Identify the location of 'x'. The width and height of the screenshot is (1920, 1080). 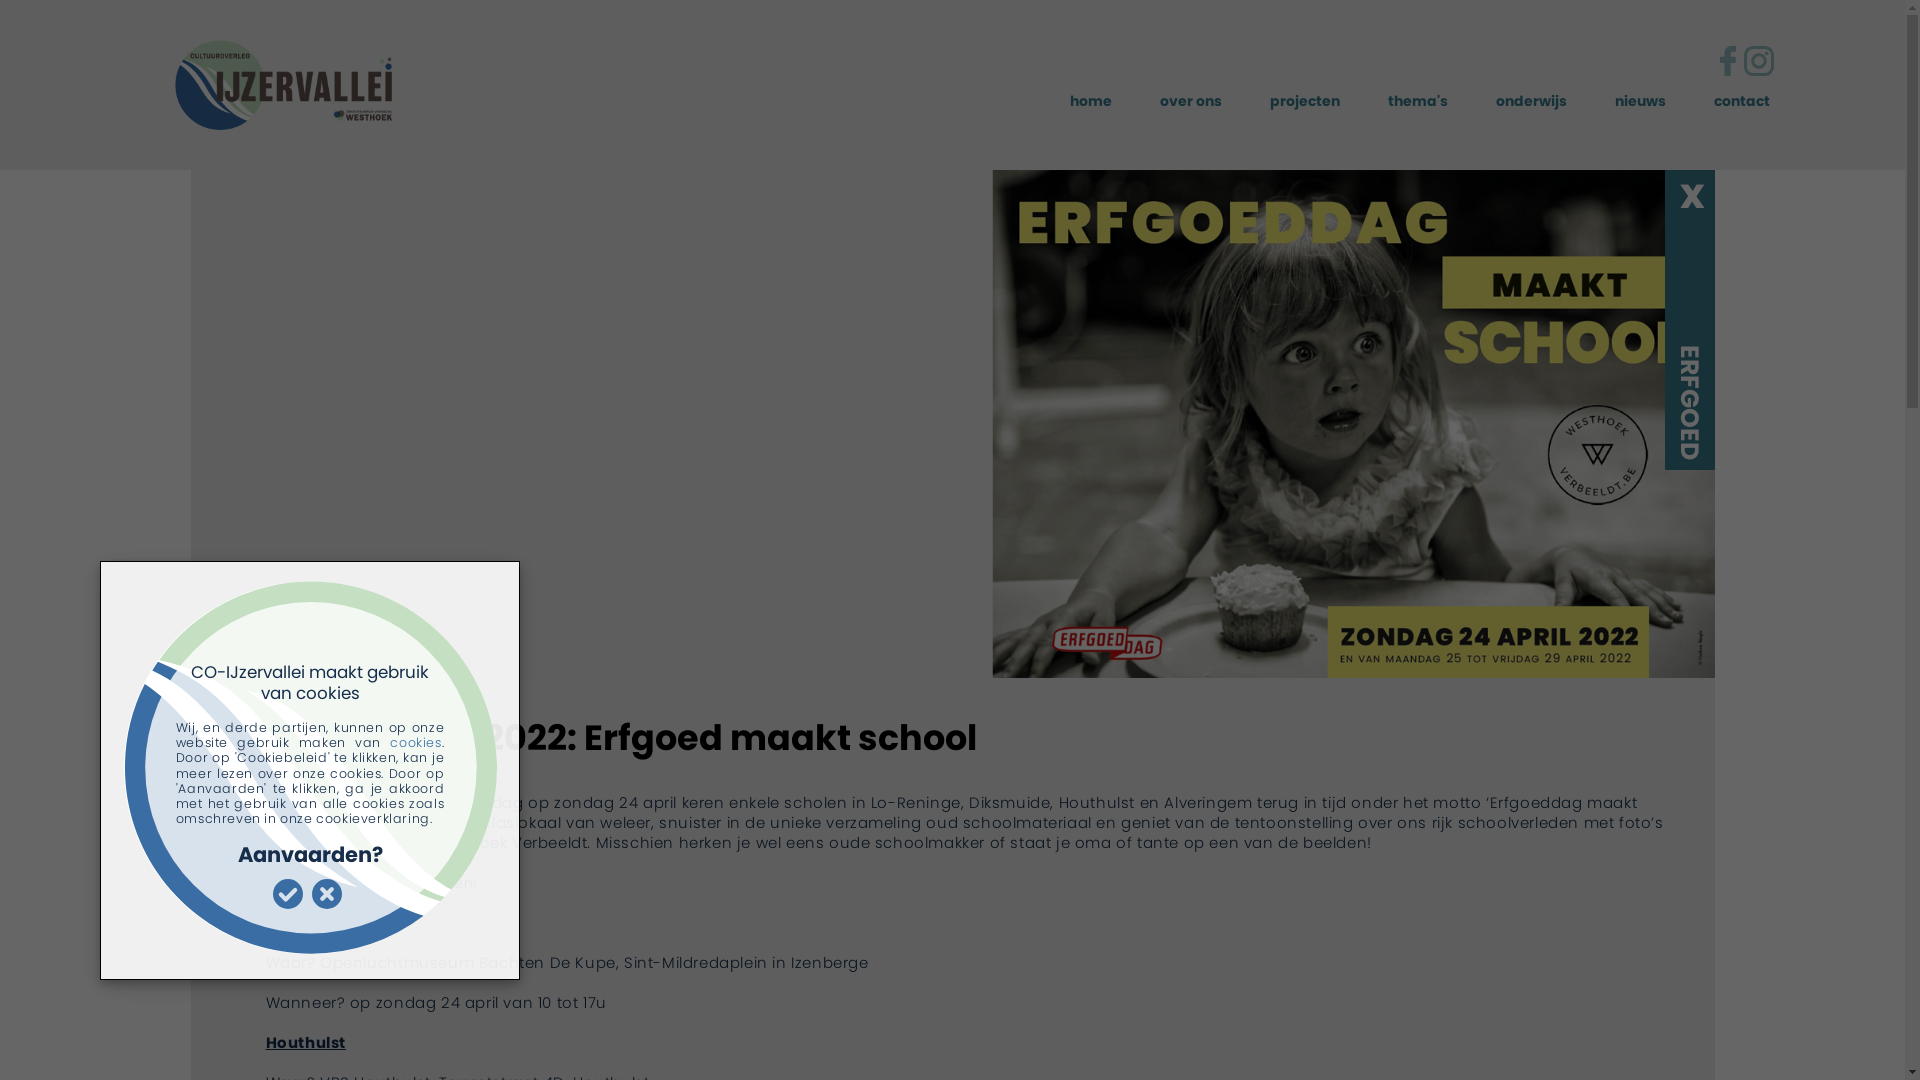
(1691, 193).